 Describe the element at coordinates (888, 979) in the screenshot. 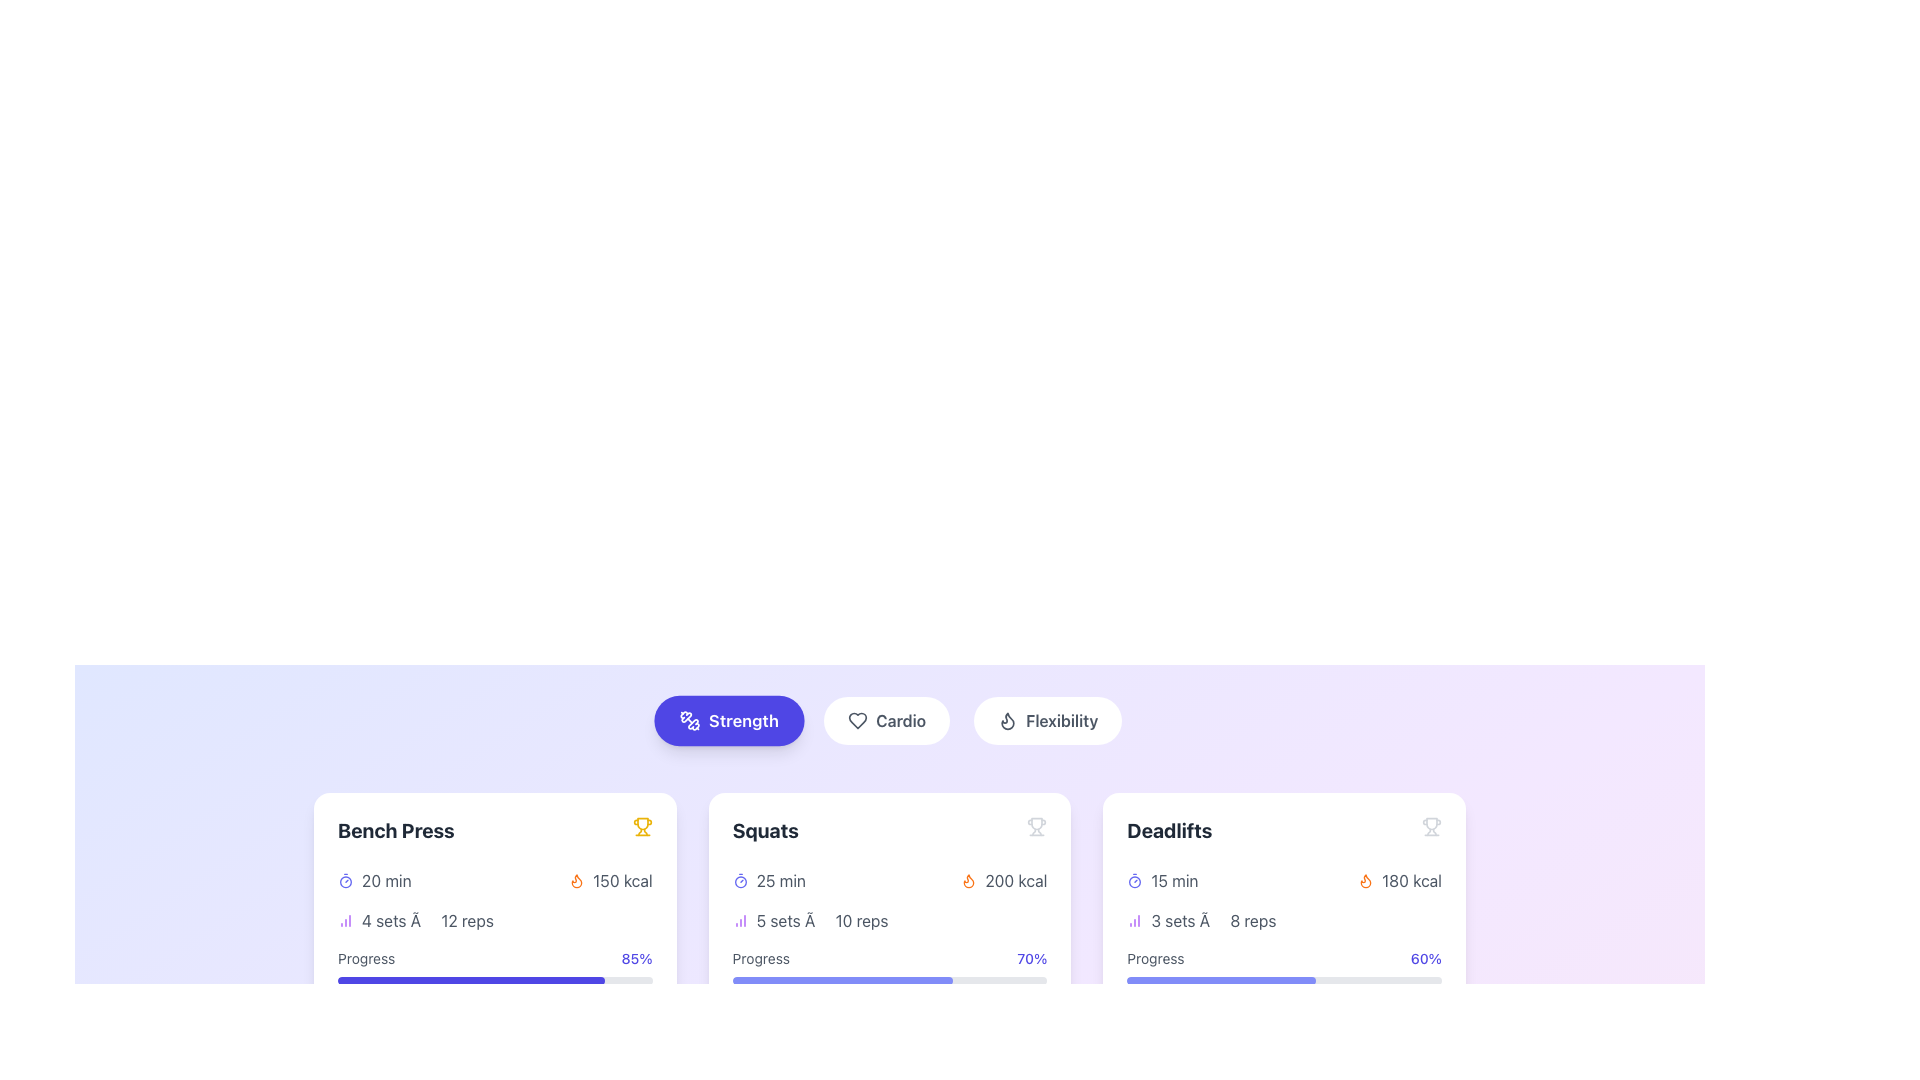

I see `the horizontal progress bar indicating 70% completion located below the text 'Squats' and above the blue text '70%'` at that location.